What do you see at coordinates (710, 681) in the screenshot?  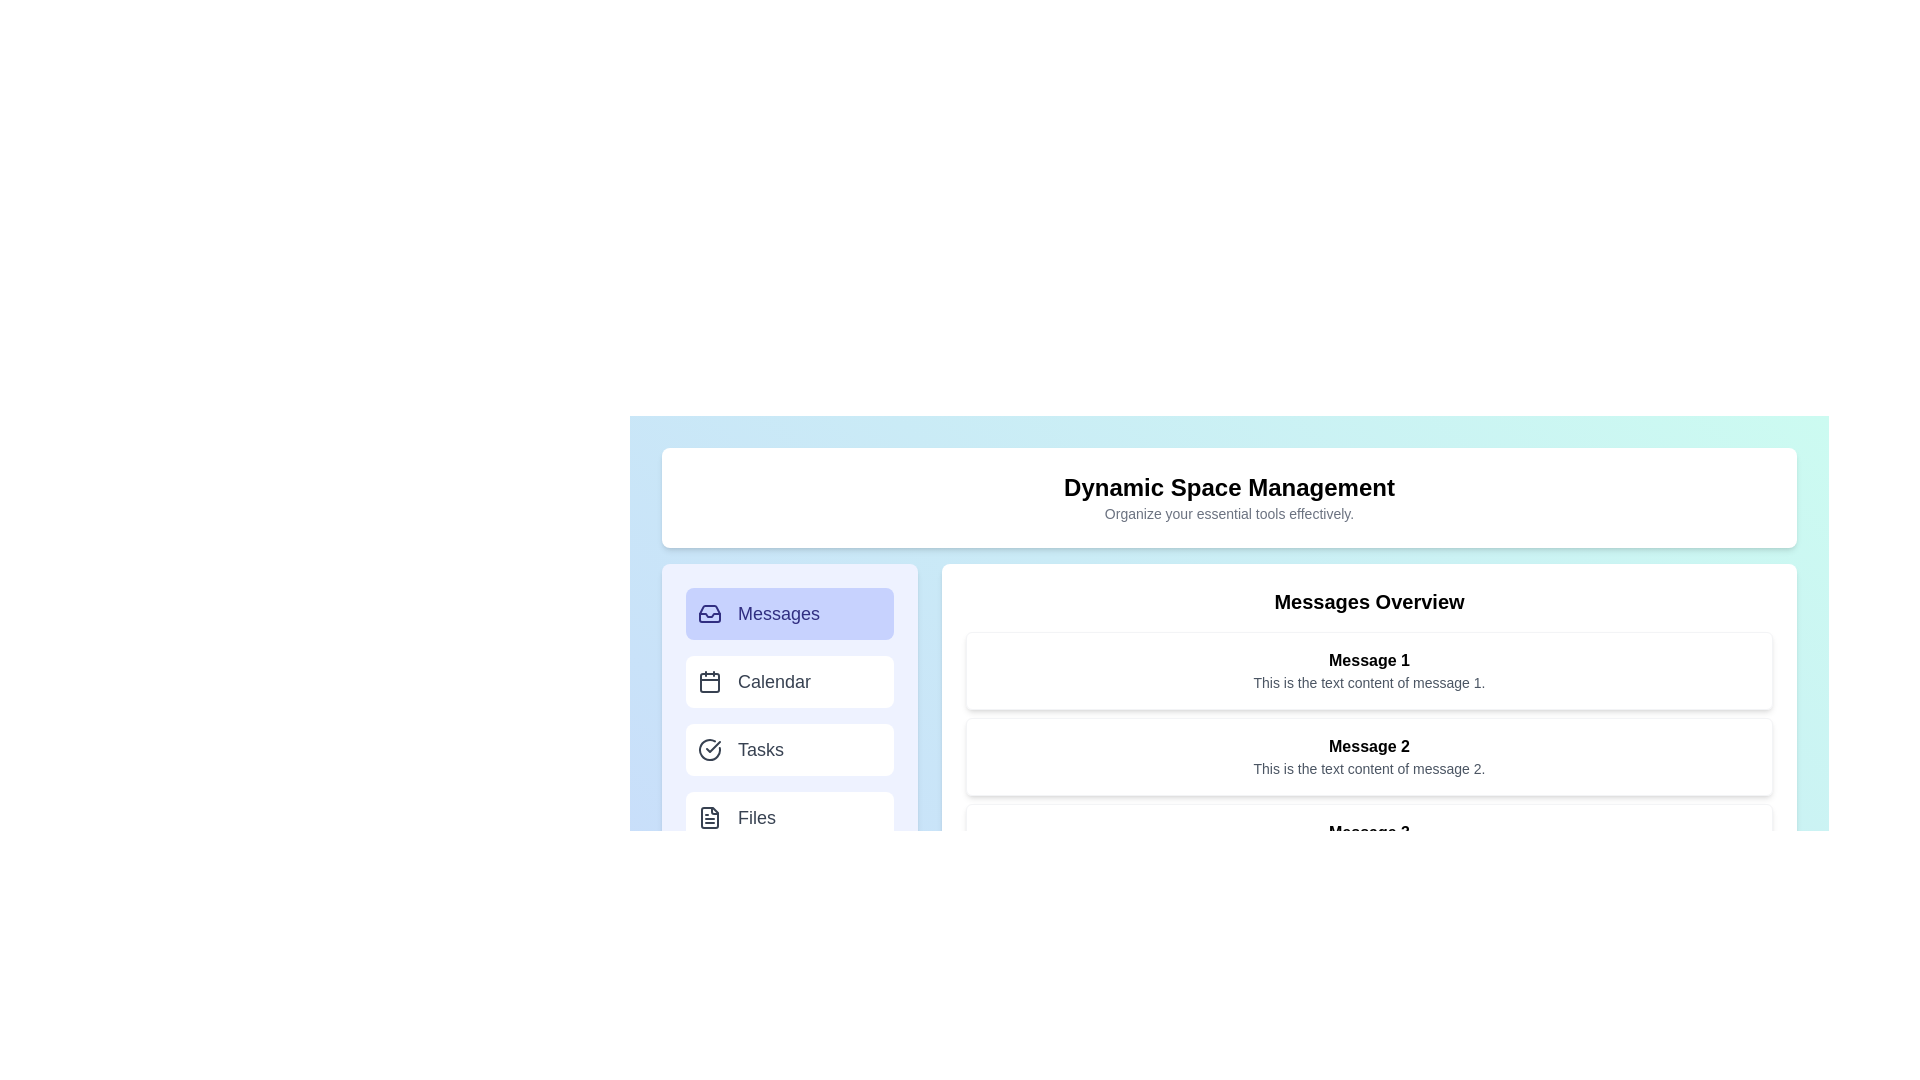 I see `the calendar-shaped icon located in the sidebar, which is directly below the 'Messages' section and above the 'Tasks' section` at bounding box center [710, 681].